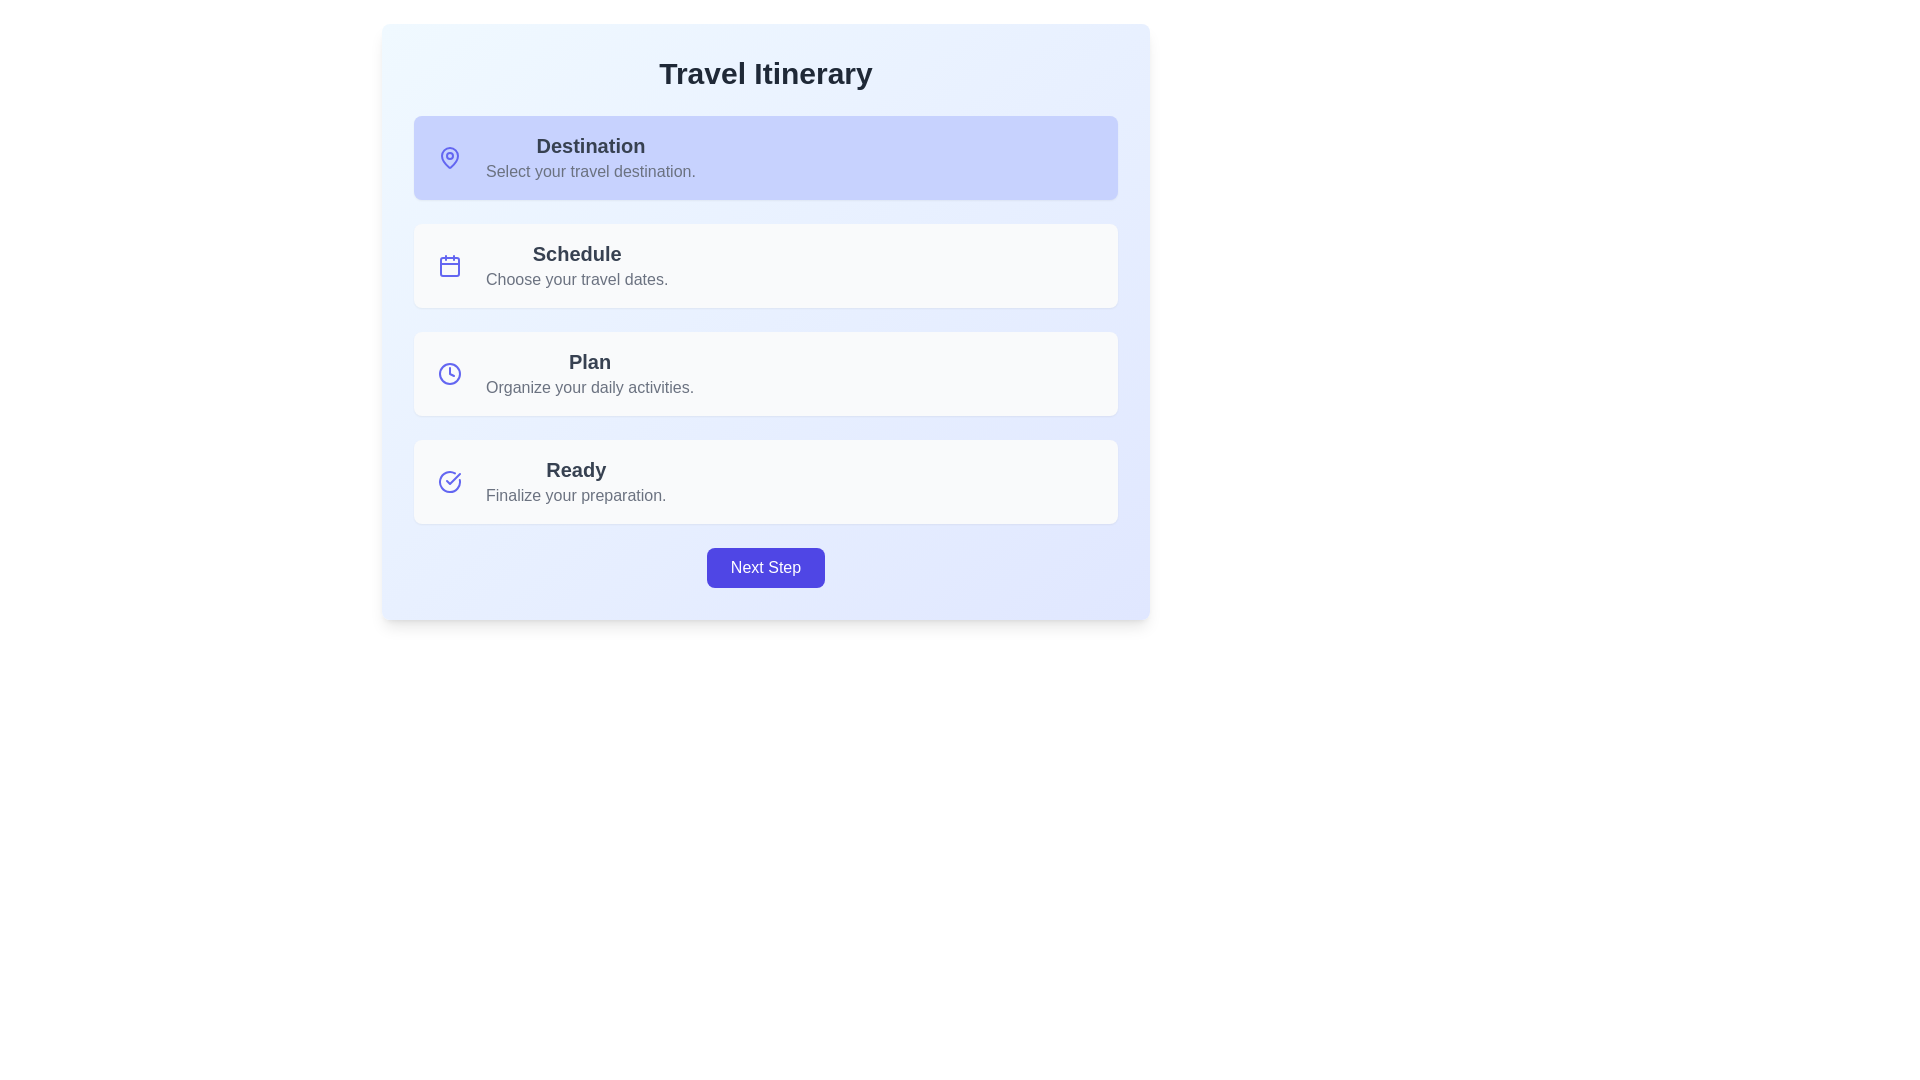 This screenshot has width=1920, height=1080. I want to click on the 'Destination' text label group, which includes the bold text 'Destination' and the descriptive text 'Select your travel destination.' This element is located at the top of the interface within a rectangular section with a light background, so click(589, 157).